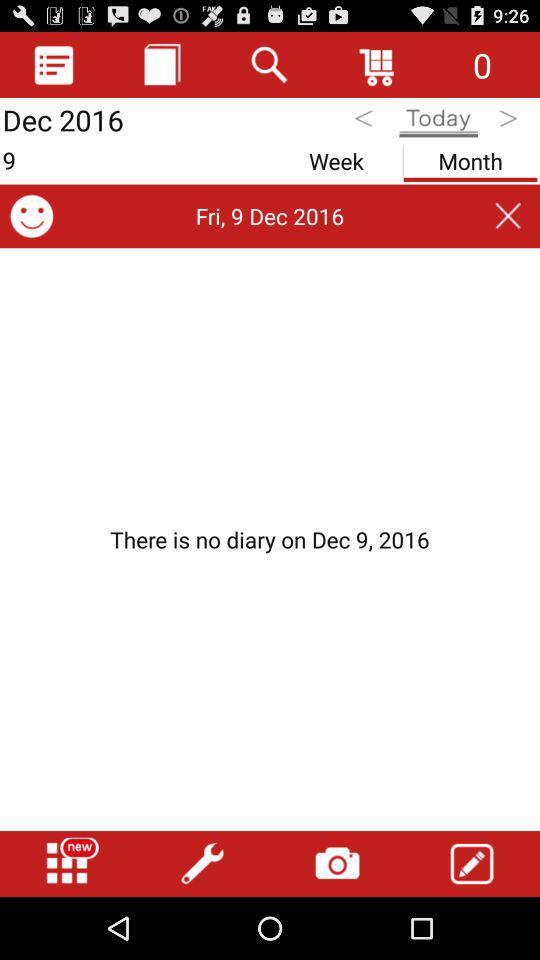  Describe the element at coordinates (67, 863) in the screenshot. I see `new` at that location.